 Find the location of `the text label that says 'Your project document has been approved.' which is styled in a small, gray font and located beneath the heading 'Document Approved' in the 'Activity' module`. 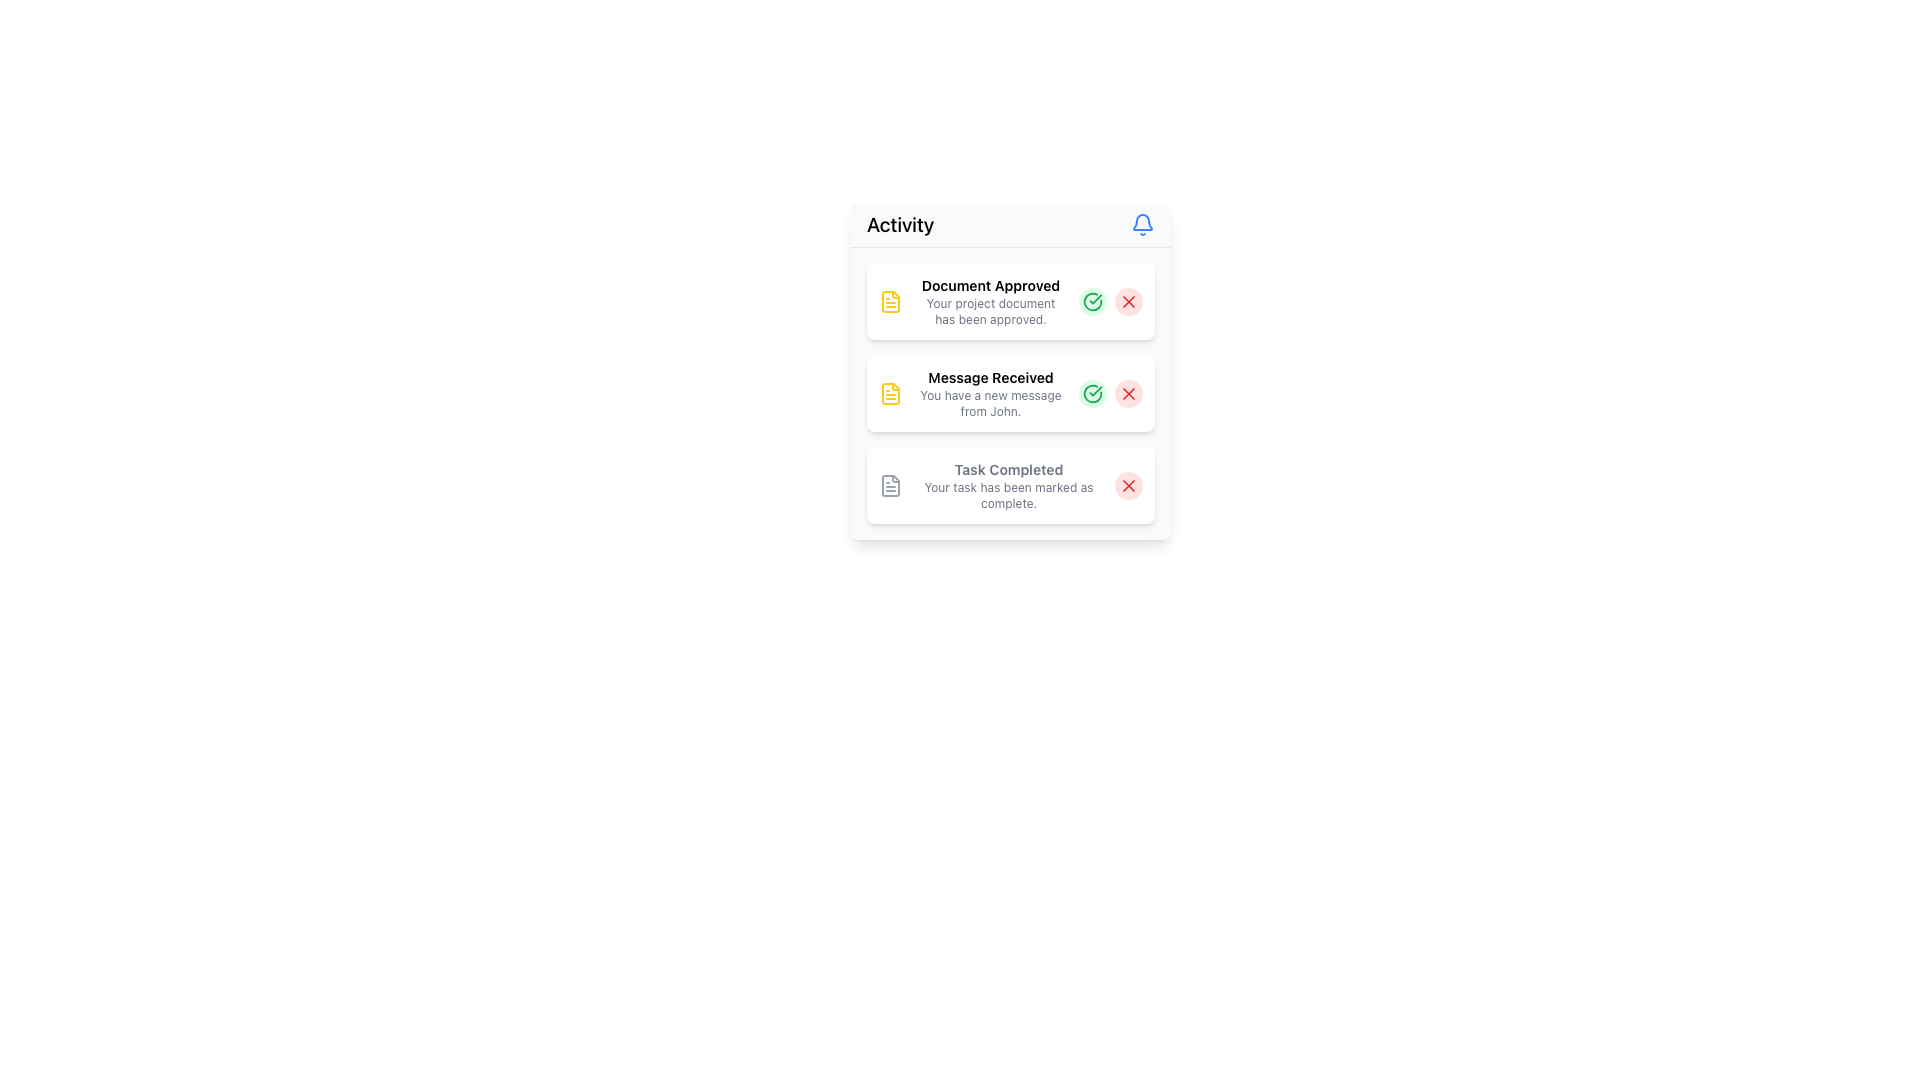

the text label that says 'Your project document has been approved.' which is styled in a small, gray font and located beneath the heading 'Document Approved' in the 'Activity' module is located at coordinates (990, 312).